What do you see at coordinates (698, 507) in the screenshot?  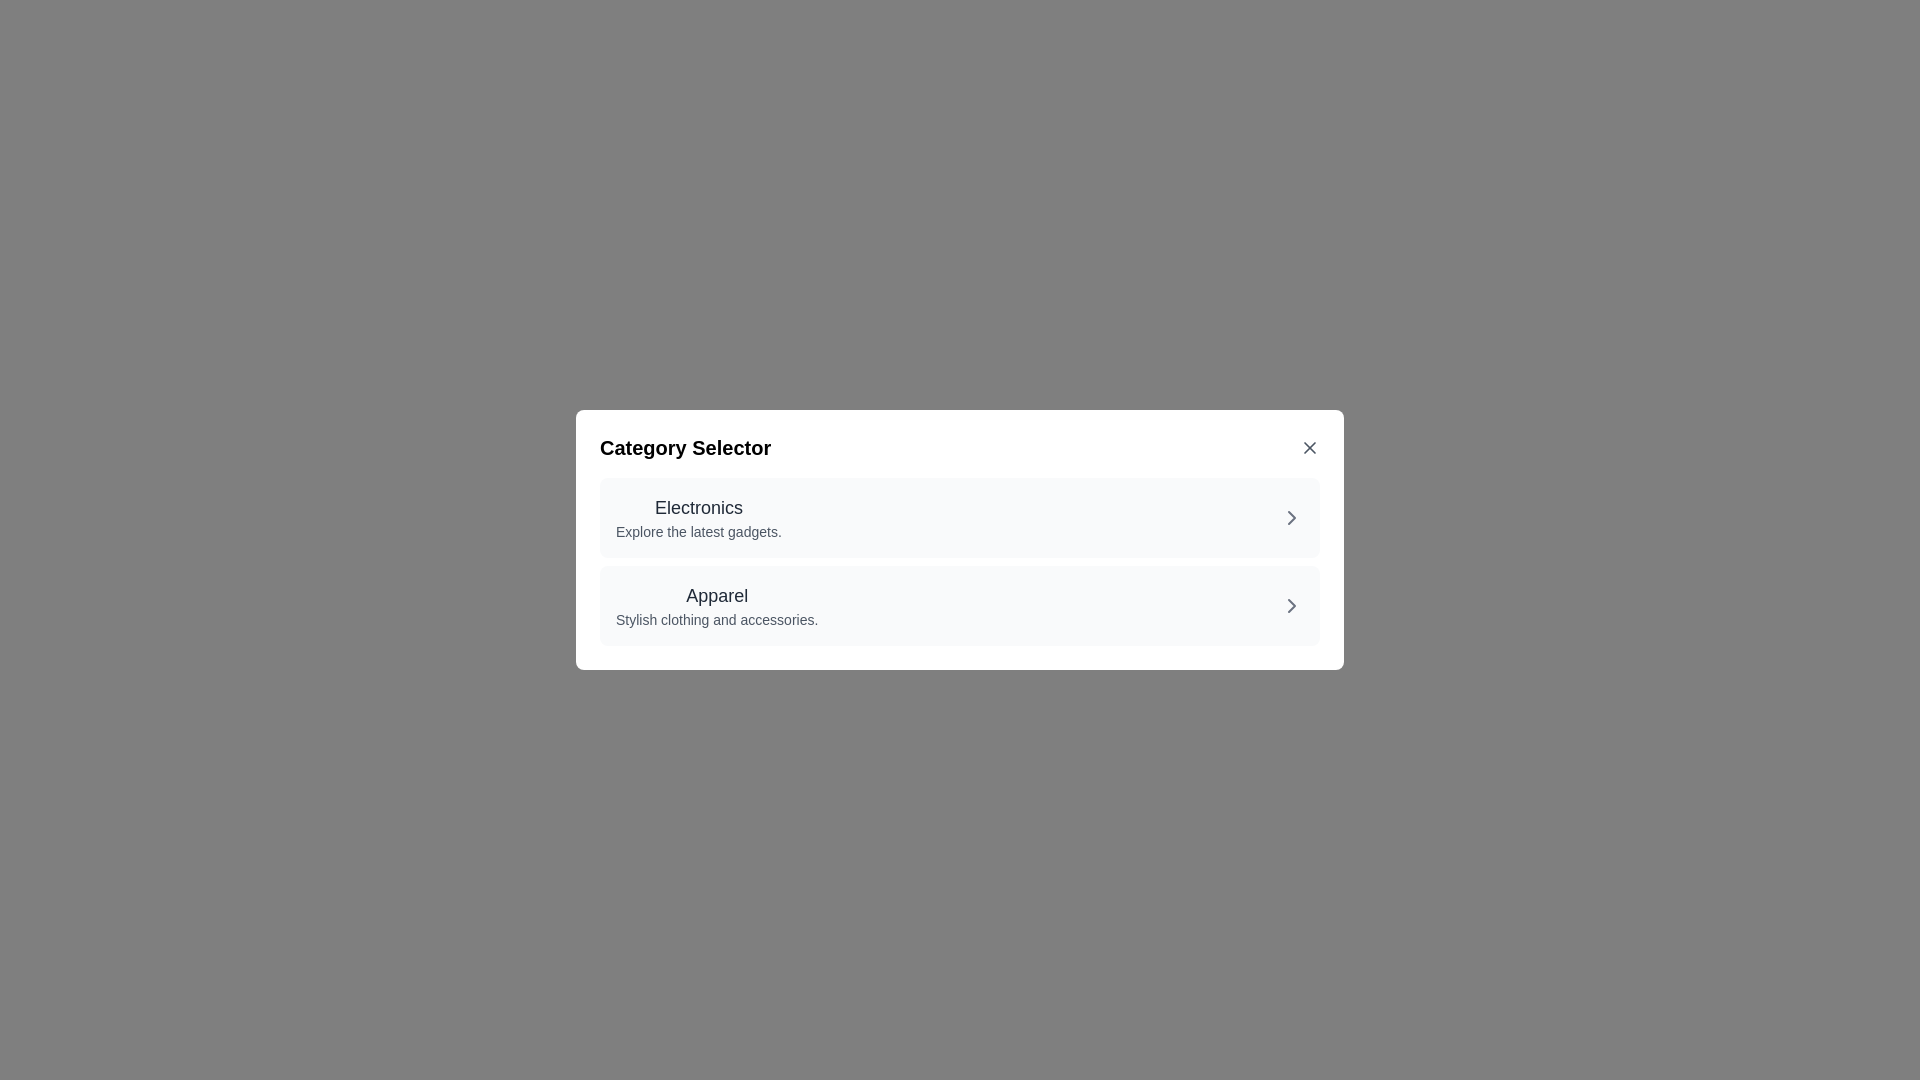 I see `the 'Electronics' category title text label, which is positioned above the descriptive line 'Explore the latest gadgets.' in the 'Category Selector' section` at bounding box center [698, 507].